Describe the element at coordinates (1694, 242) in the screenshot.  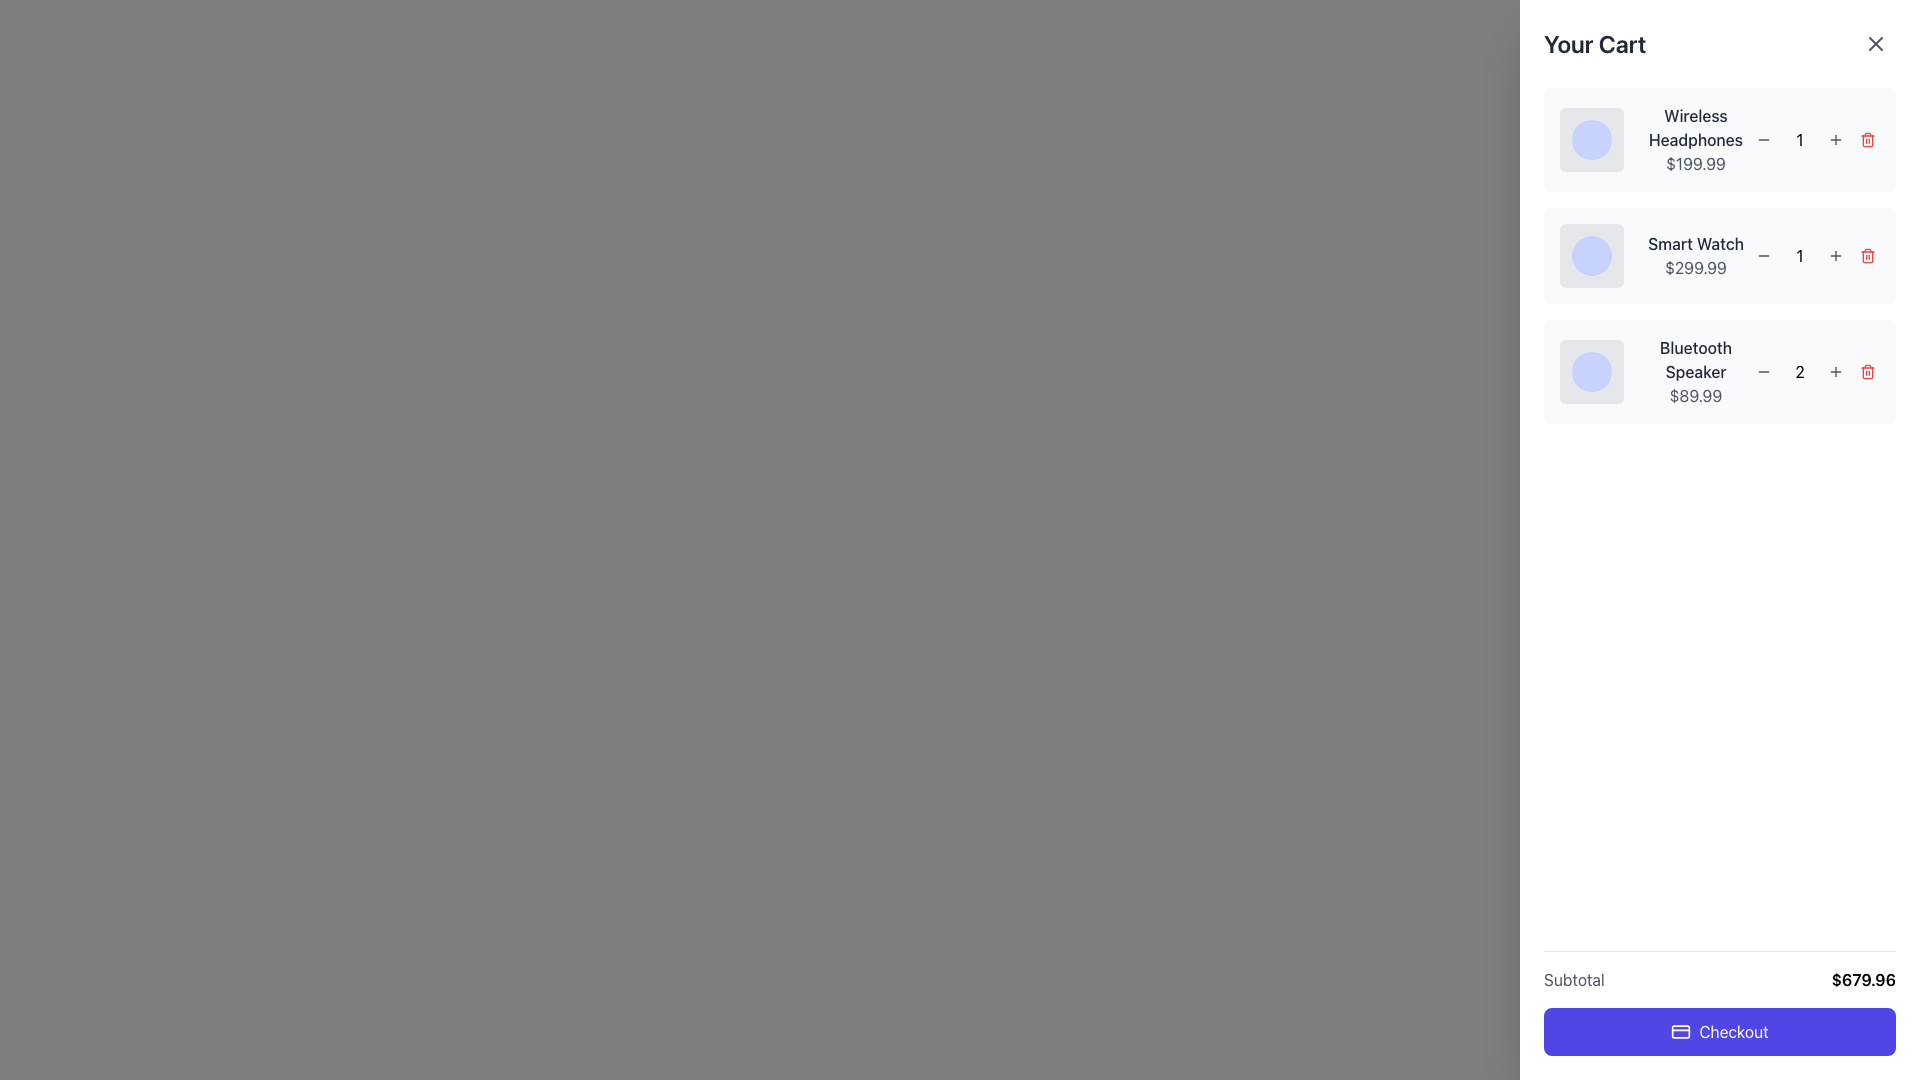
I see `the text label 'Smart Watch' which is part of the shopping cart list, positioned below 'Wireless Headphones' and above 'Bluetooth Speaker'` at that location.